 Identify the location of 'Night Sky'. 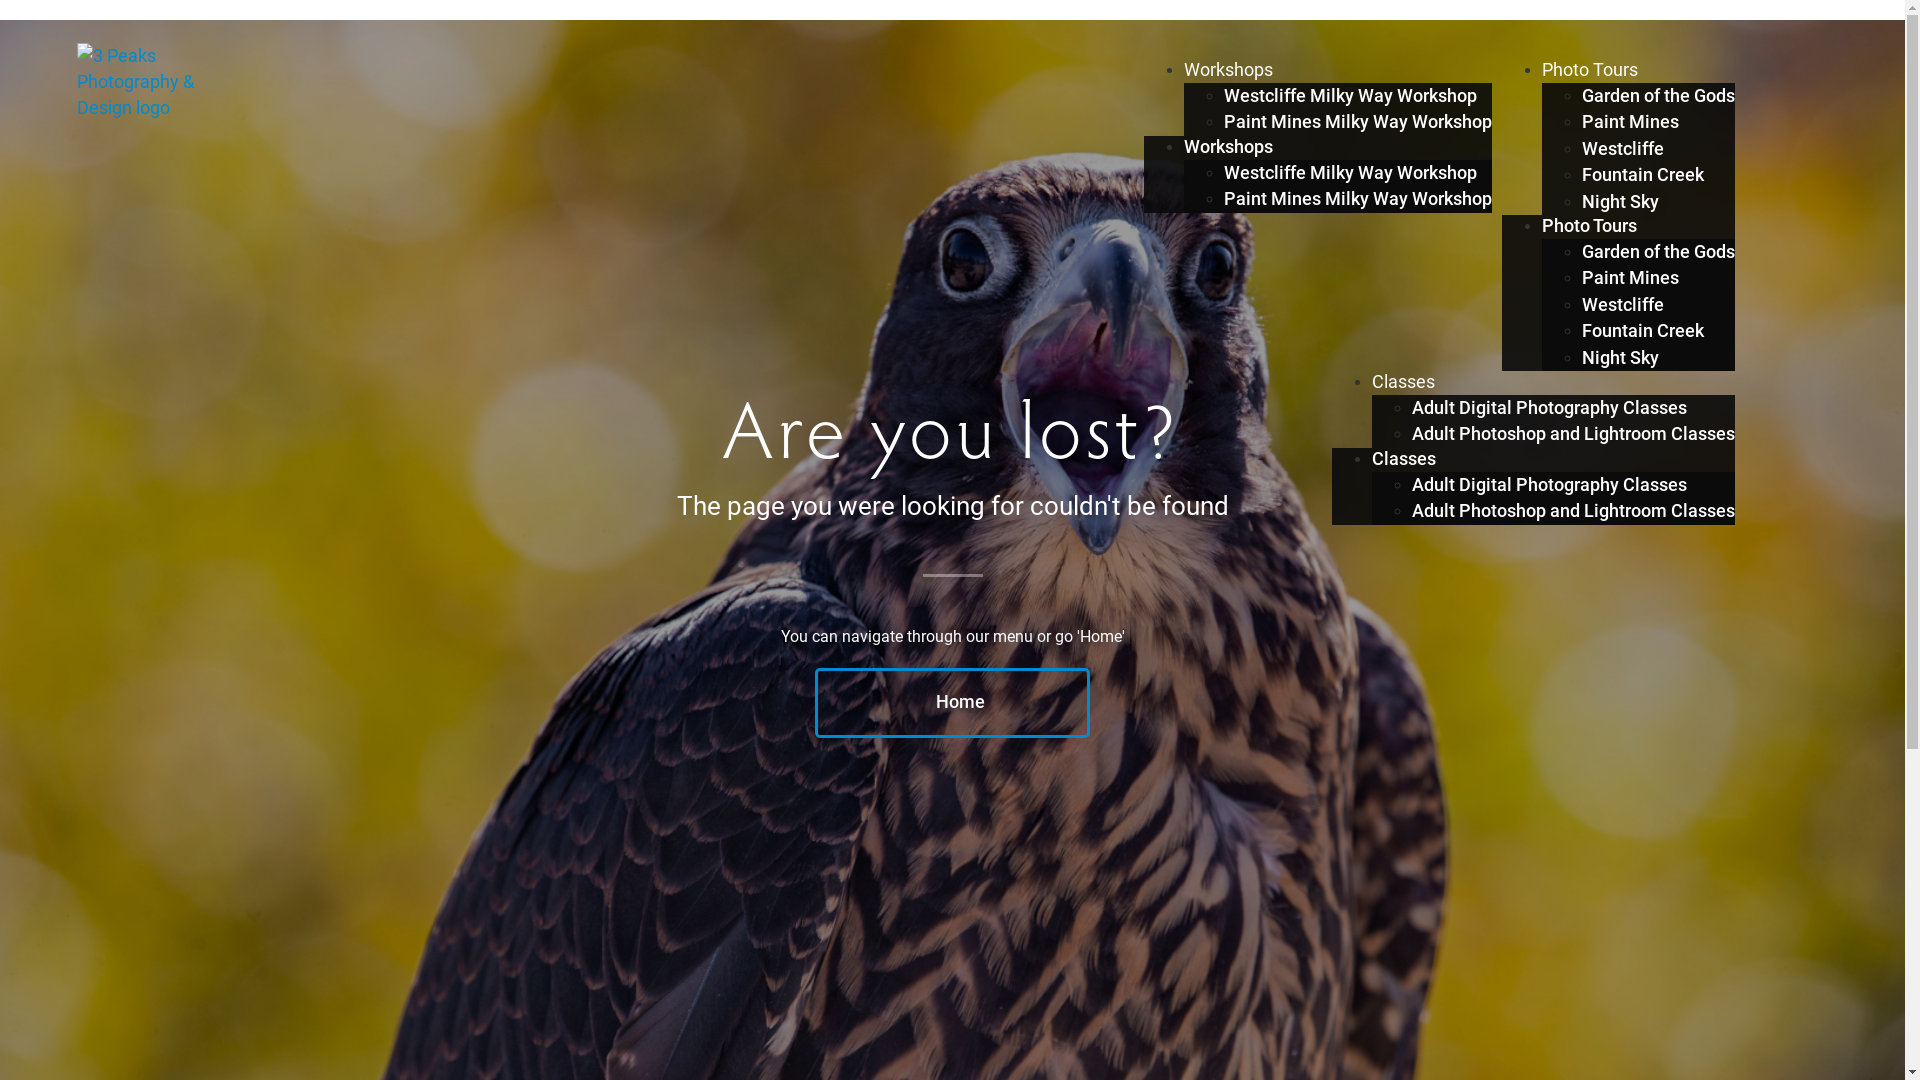
(1620, 201).